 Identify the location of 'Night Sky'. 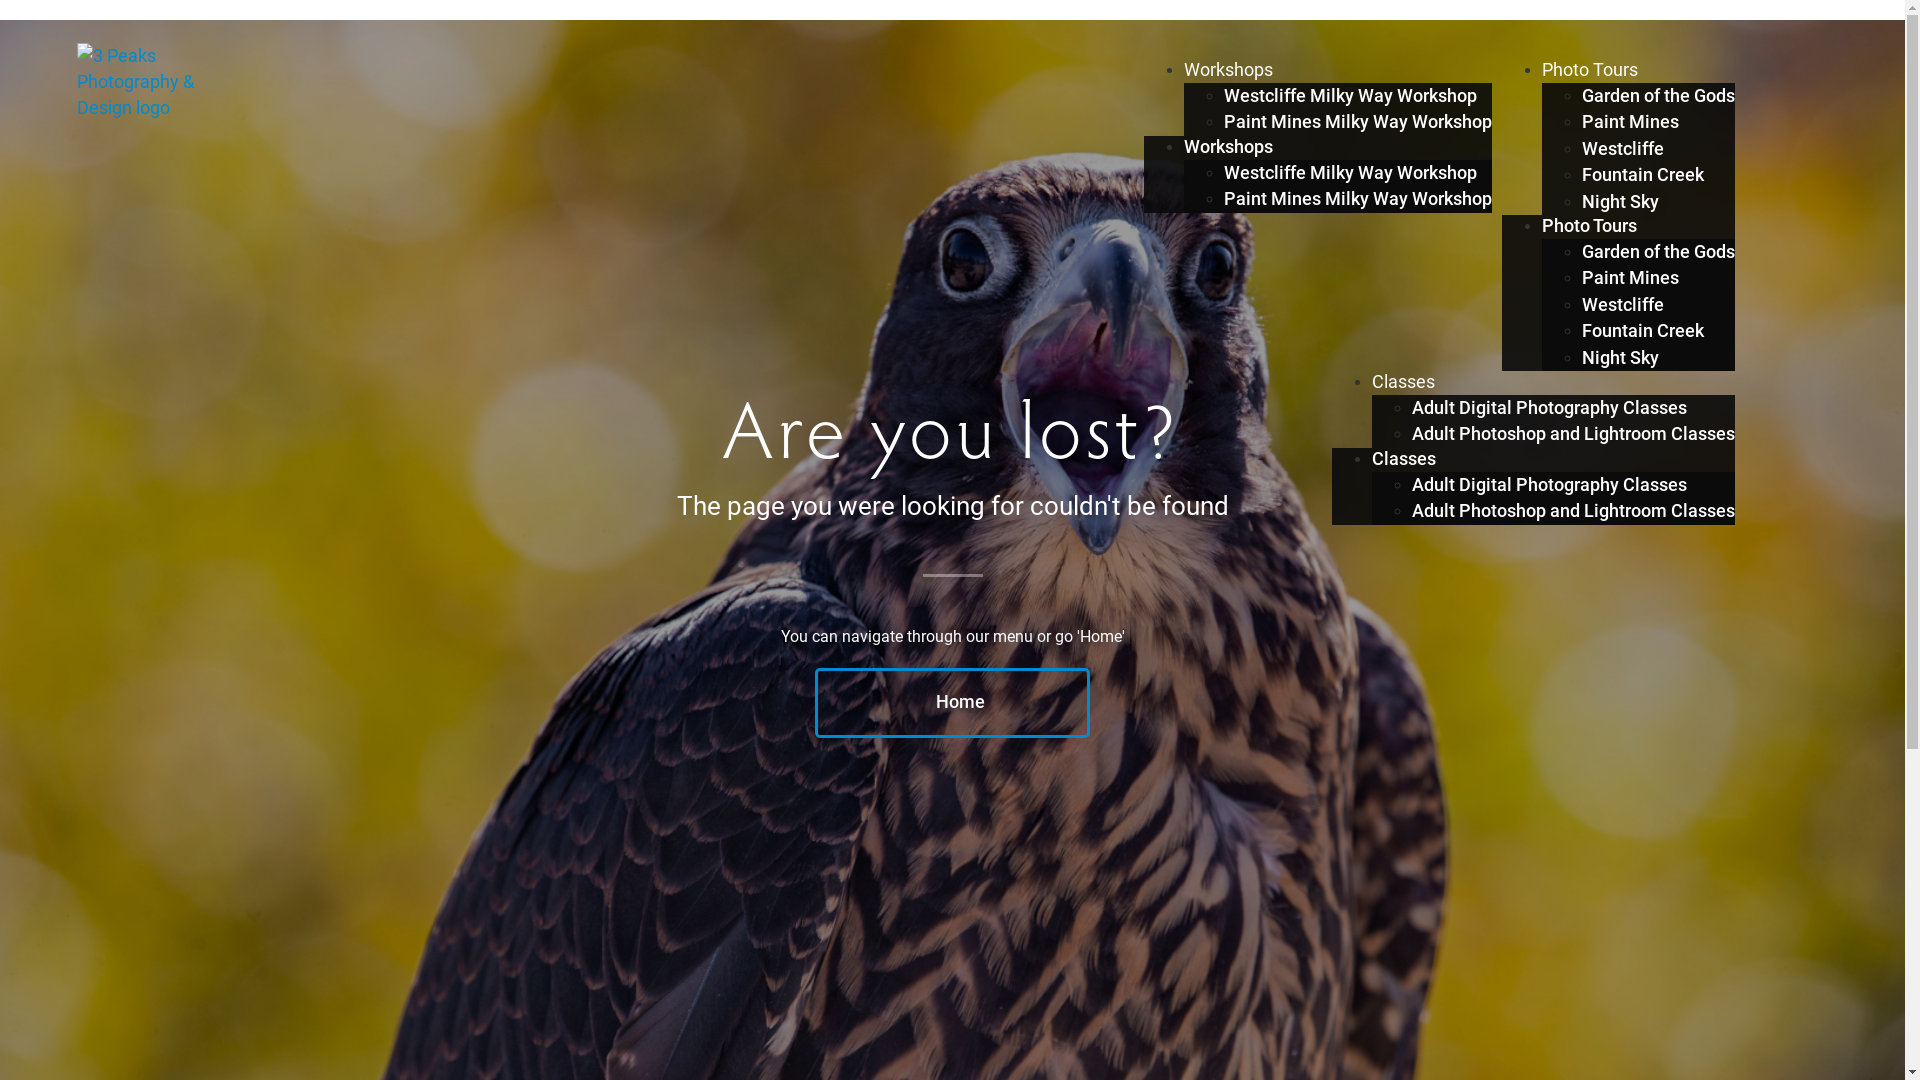
(1620, 201).